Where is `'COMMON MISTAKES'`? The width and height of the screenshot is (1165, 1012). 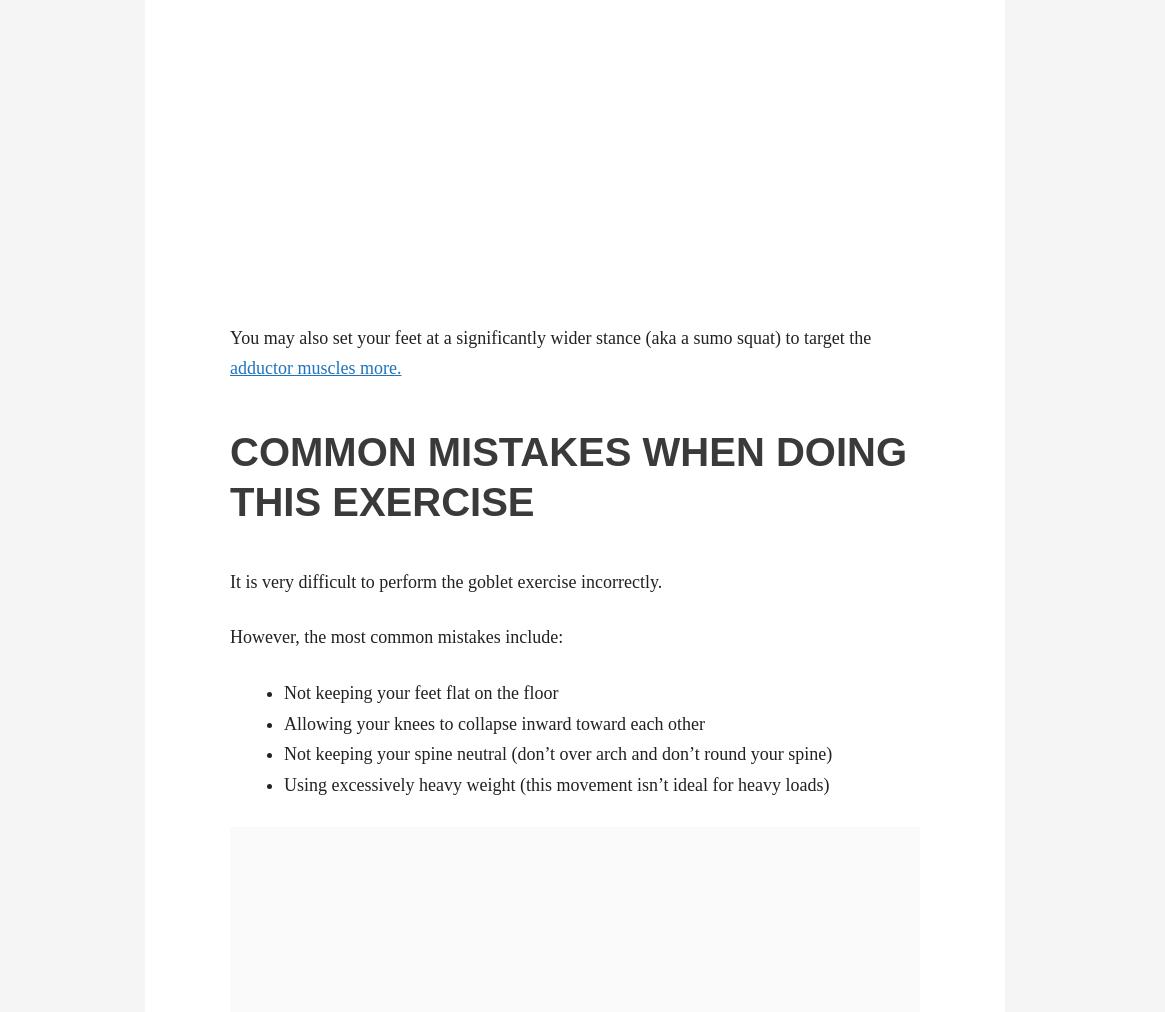 'COMMON MISTAKES' is located at coordinates (430, 451).